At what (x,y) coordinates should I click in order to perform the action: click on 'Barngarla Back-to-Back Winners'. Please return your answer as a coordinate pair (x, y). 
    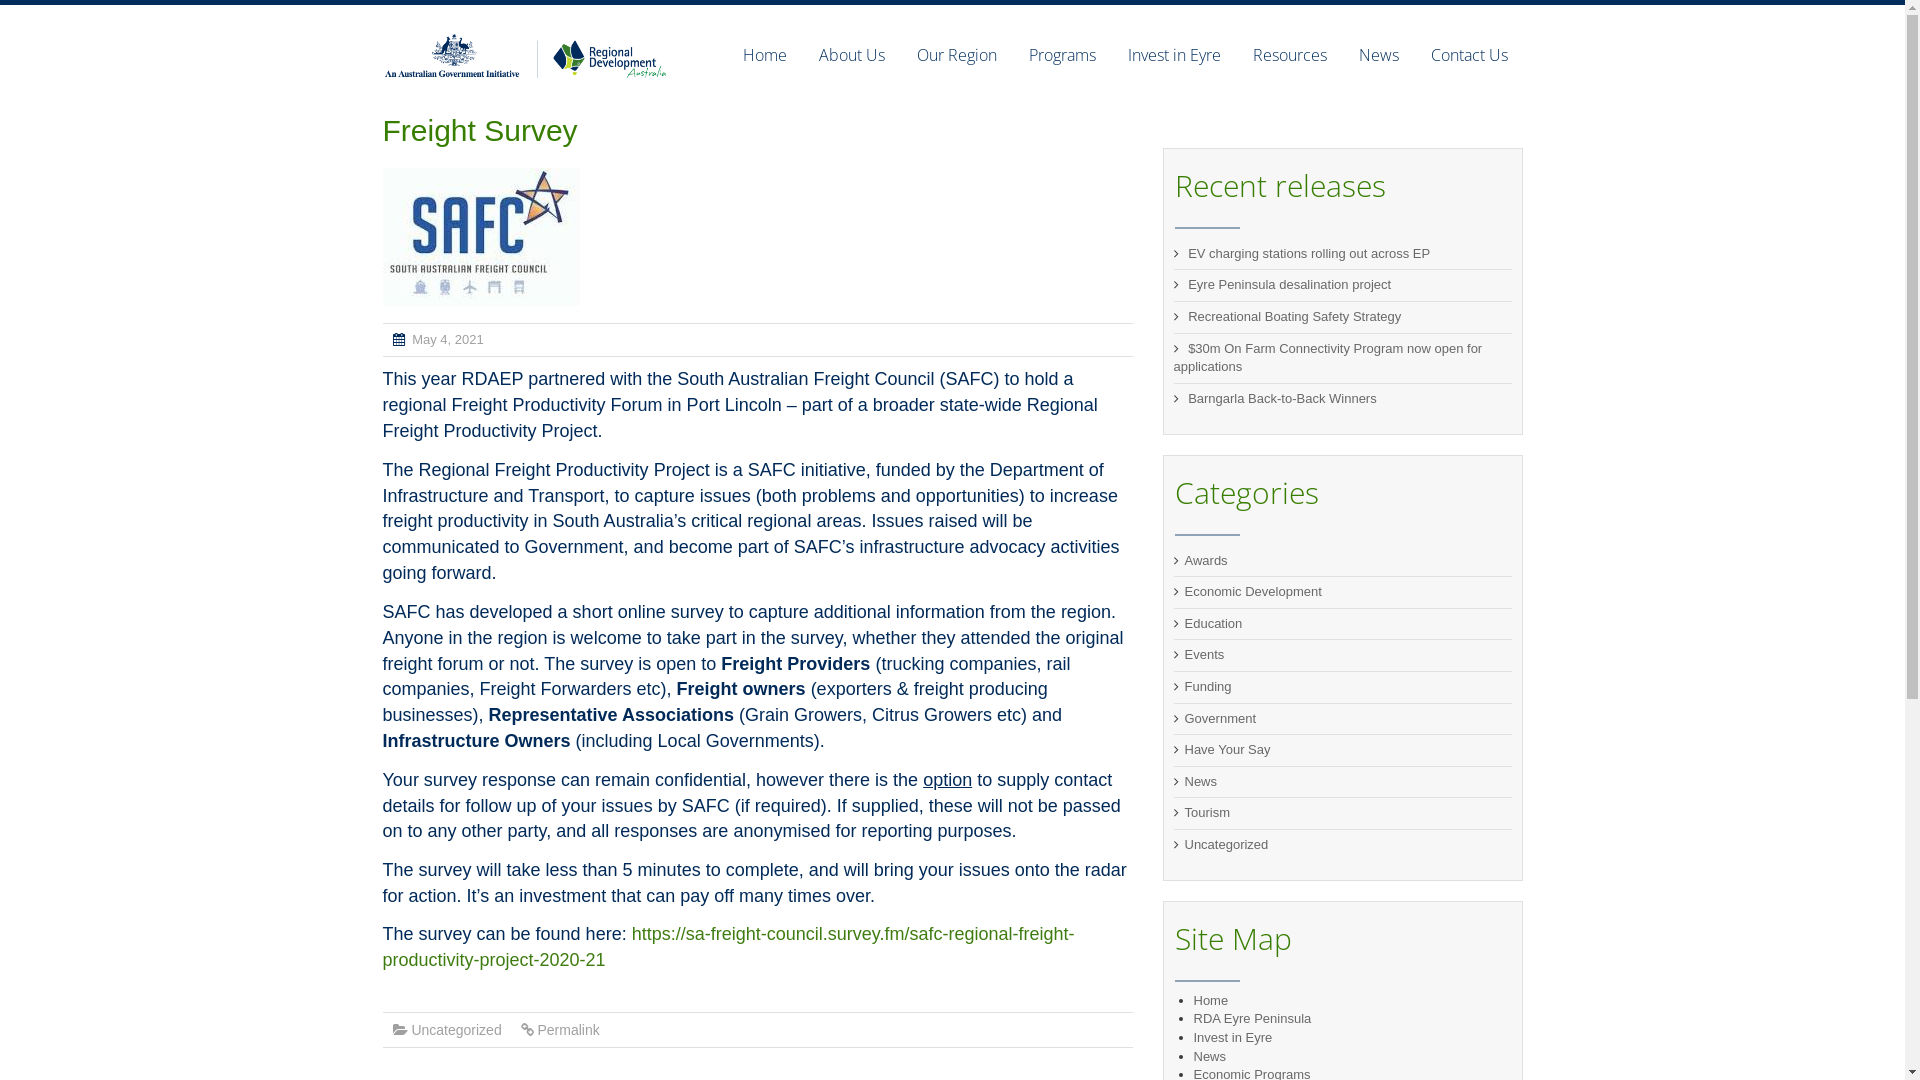
    Looking at the image, I should click on (1282, 398).